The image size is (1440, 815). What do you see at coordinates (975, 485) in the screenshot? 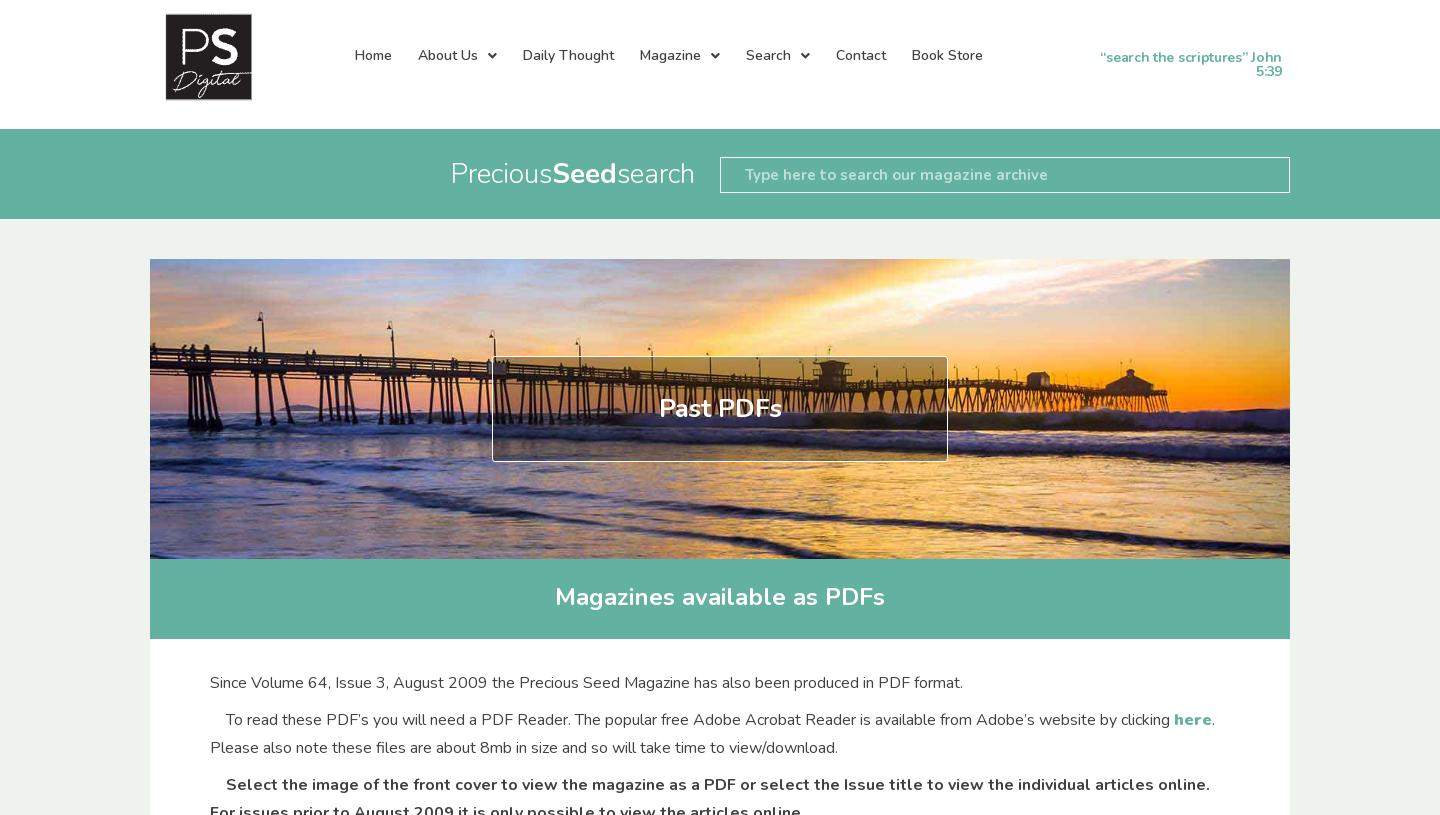
I see `'2021 Volume 76 Issue 2'` at bounding box center [975, 485].